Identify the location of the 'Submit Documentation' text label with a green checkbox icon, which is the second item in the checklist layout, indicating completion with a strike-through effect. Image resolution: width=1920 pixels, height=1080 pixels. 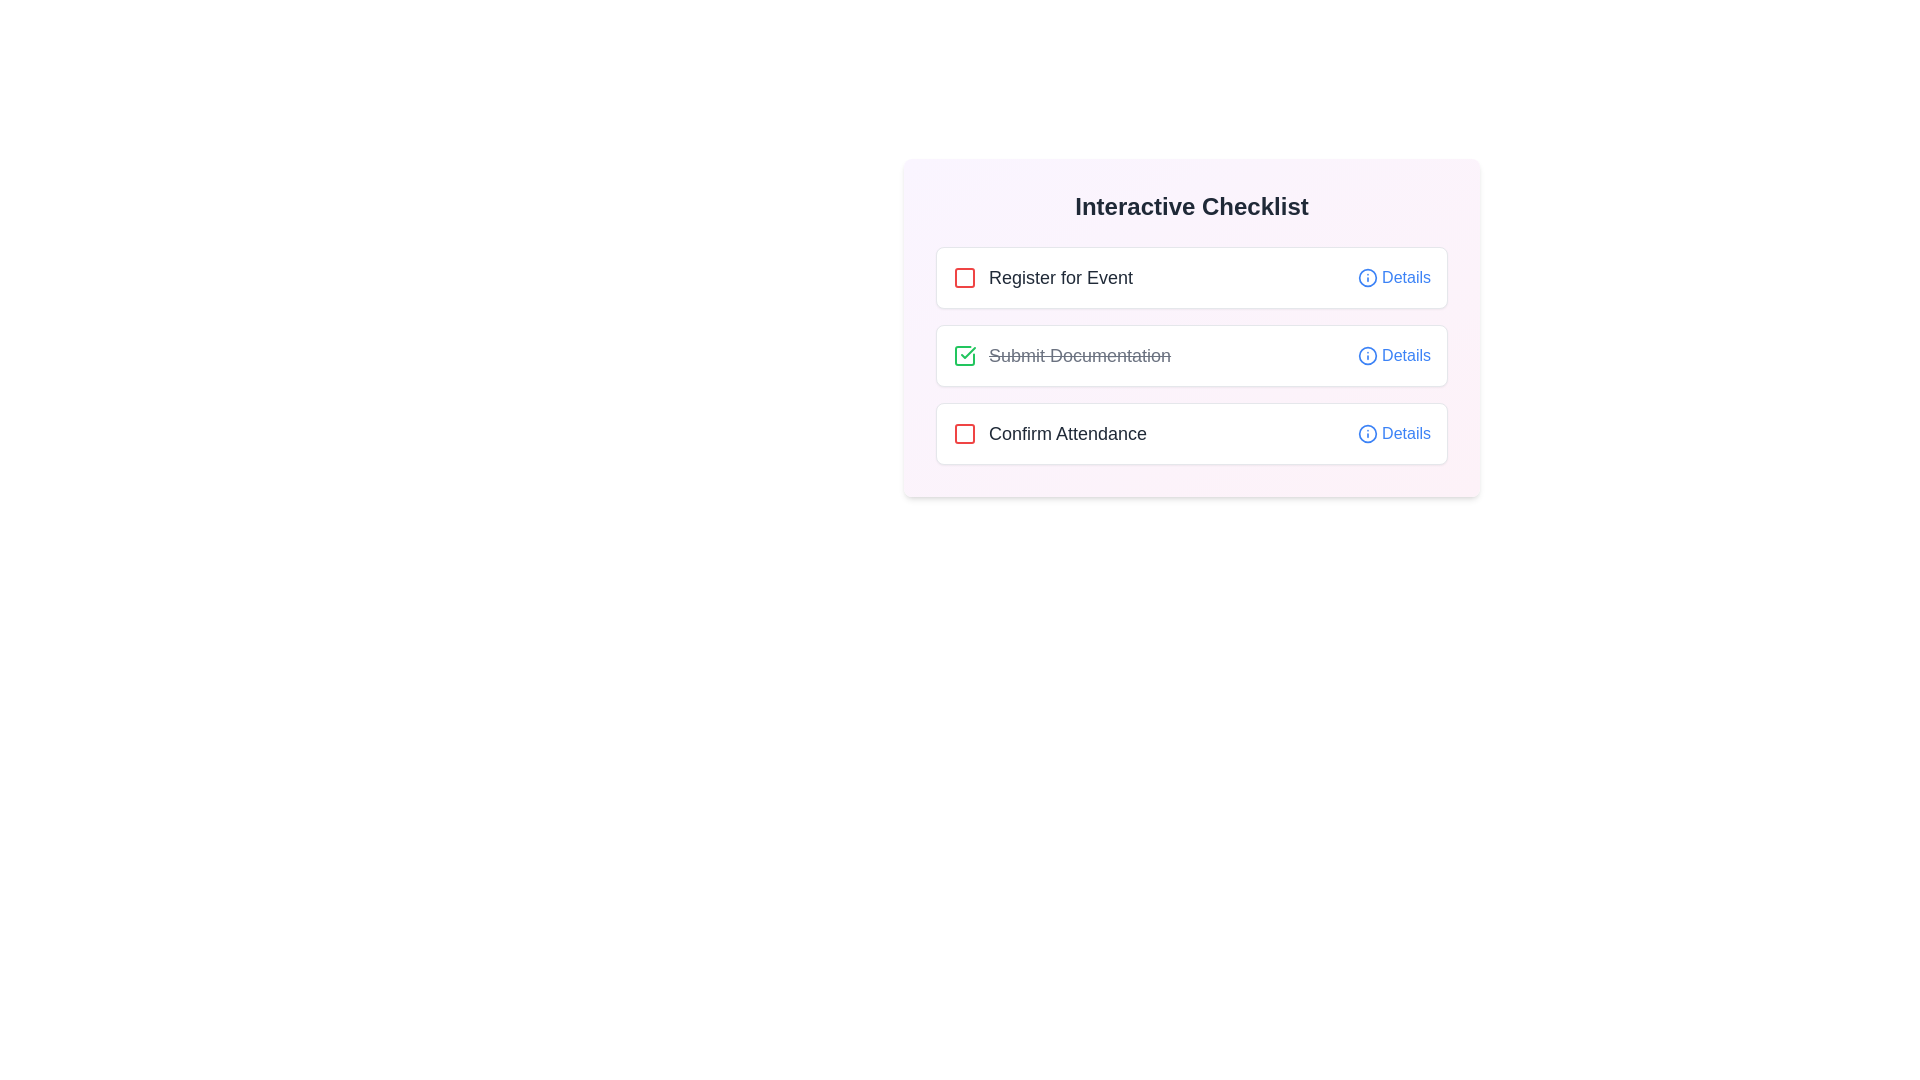
(1061, 354).